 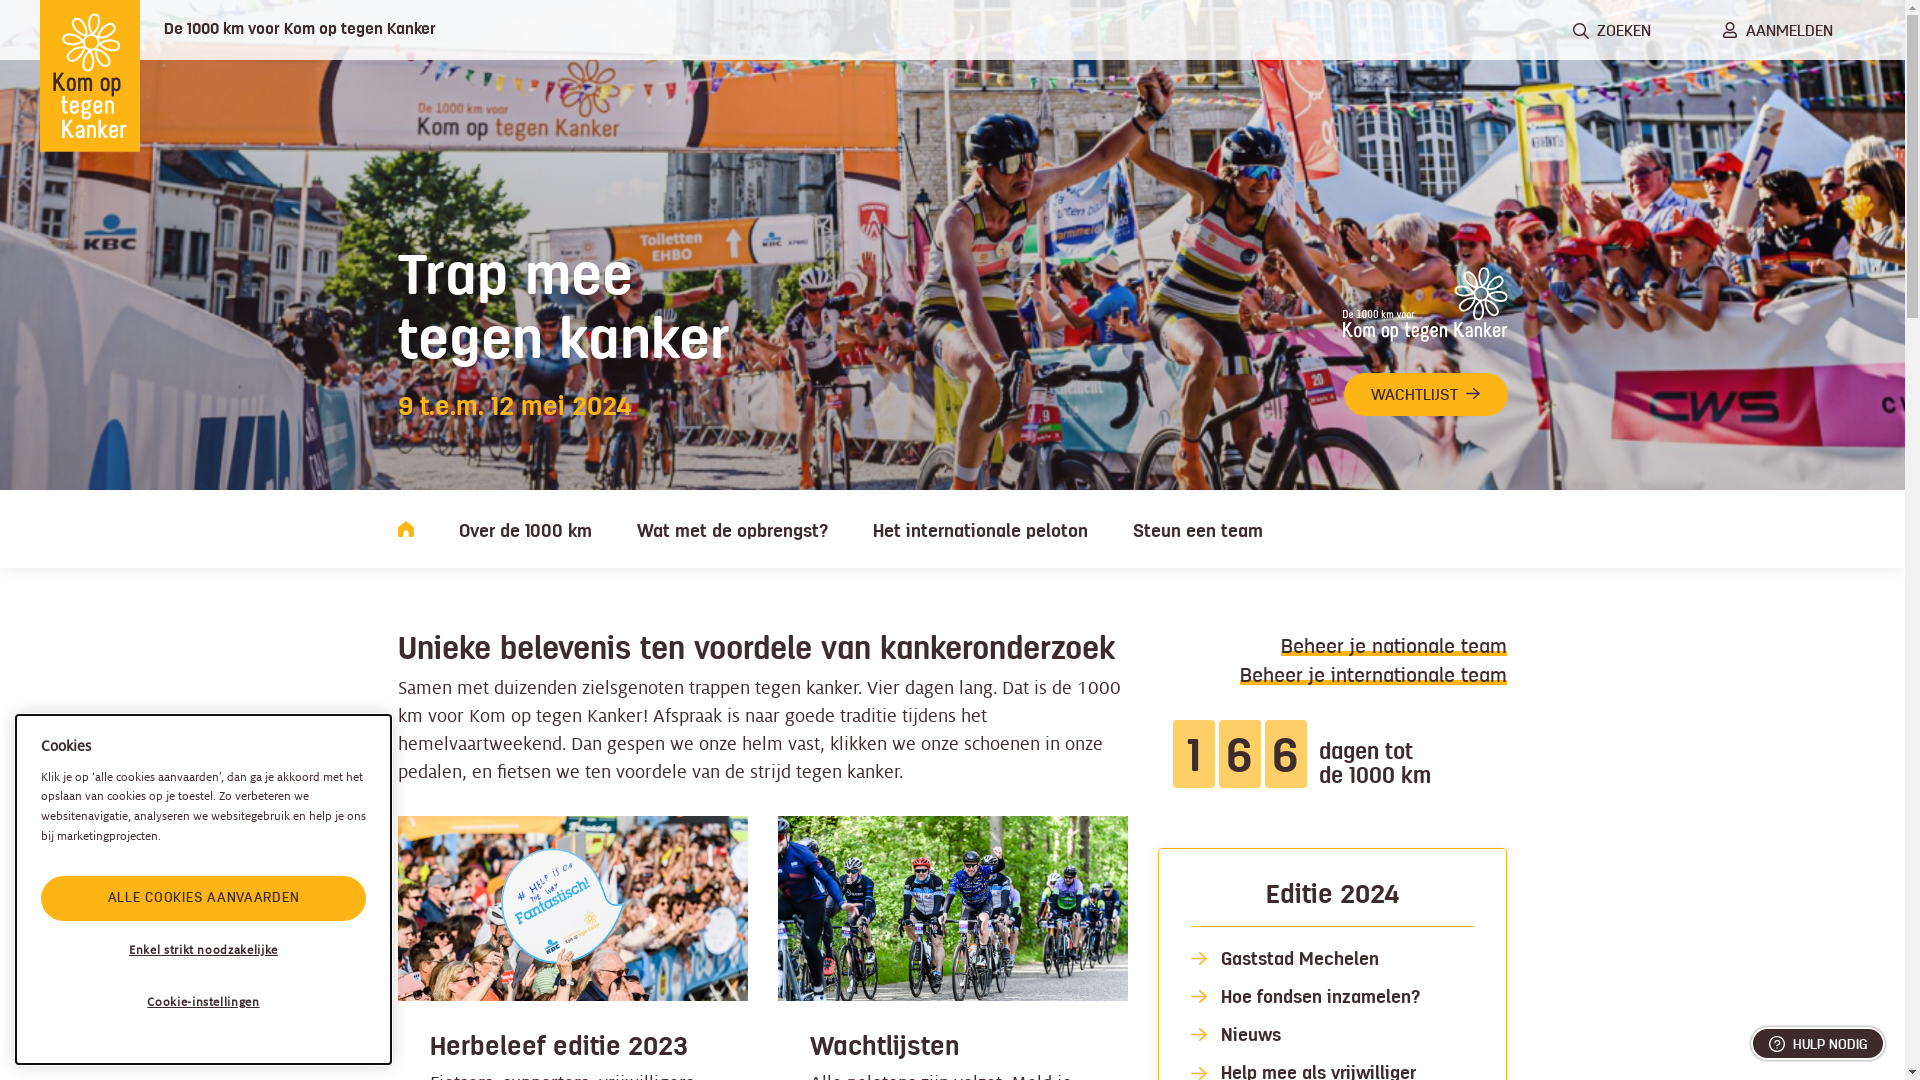 What do you see at coordinates (1196, 527) in the screenshot?
I see `'Steun een team'` at bounding box center [1196, 527].